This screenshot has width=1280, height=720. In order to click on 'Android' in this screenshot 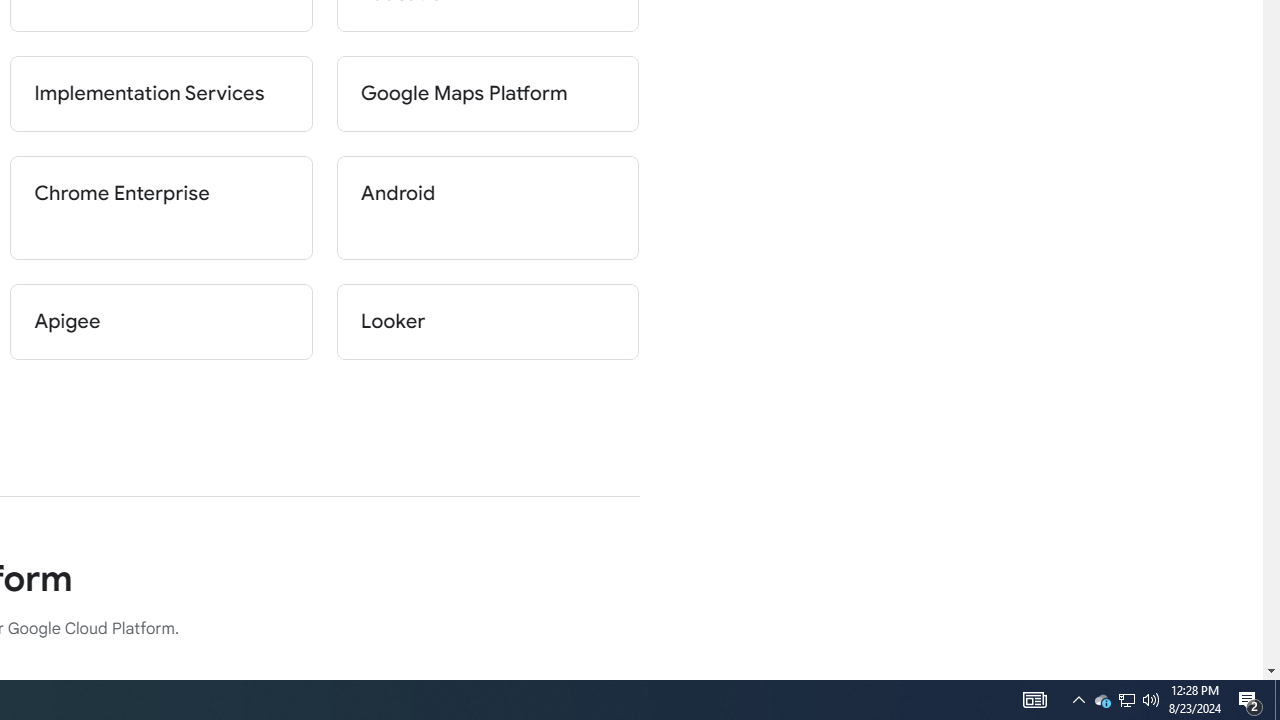, I will do `click(487, 208)`.